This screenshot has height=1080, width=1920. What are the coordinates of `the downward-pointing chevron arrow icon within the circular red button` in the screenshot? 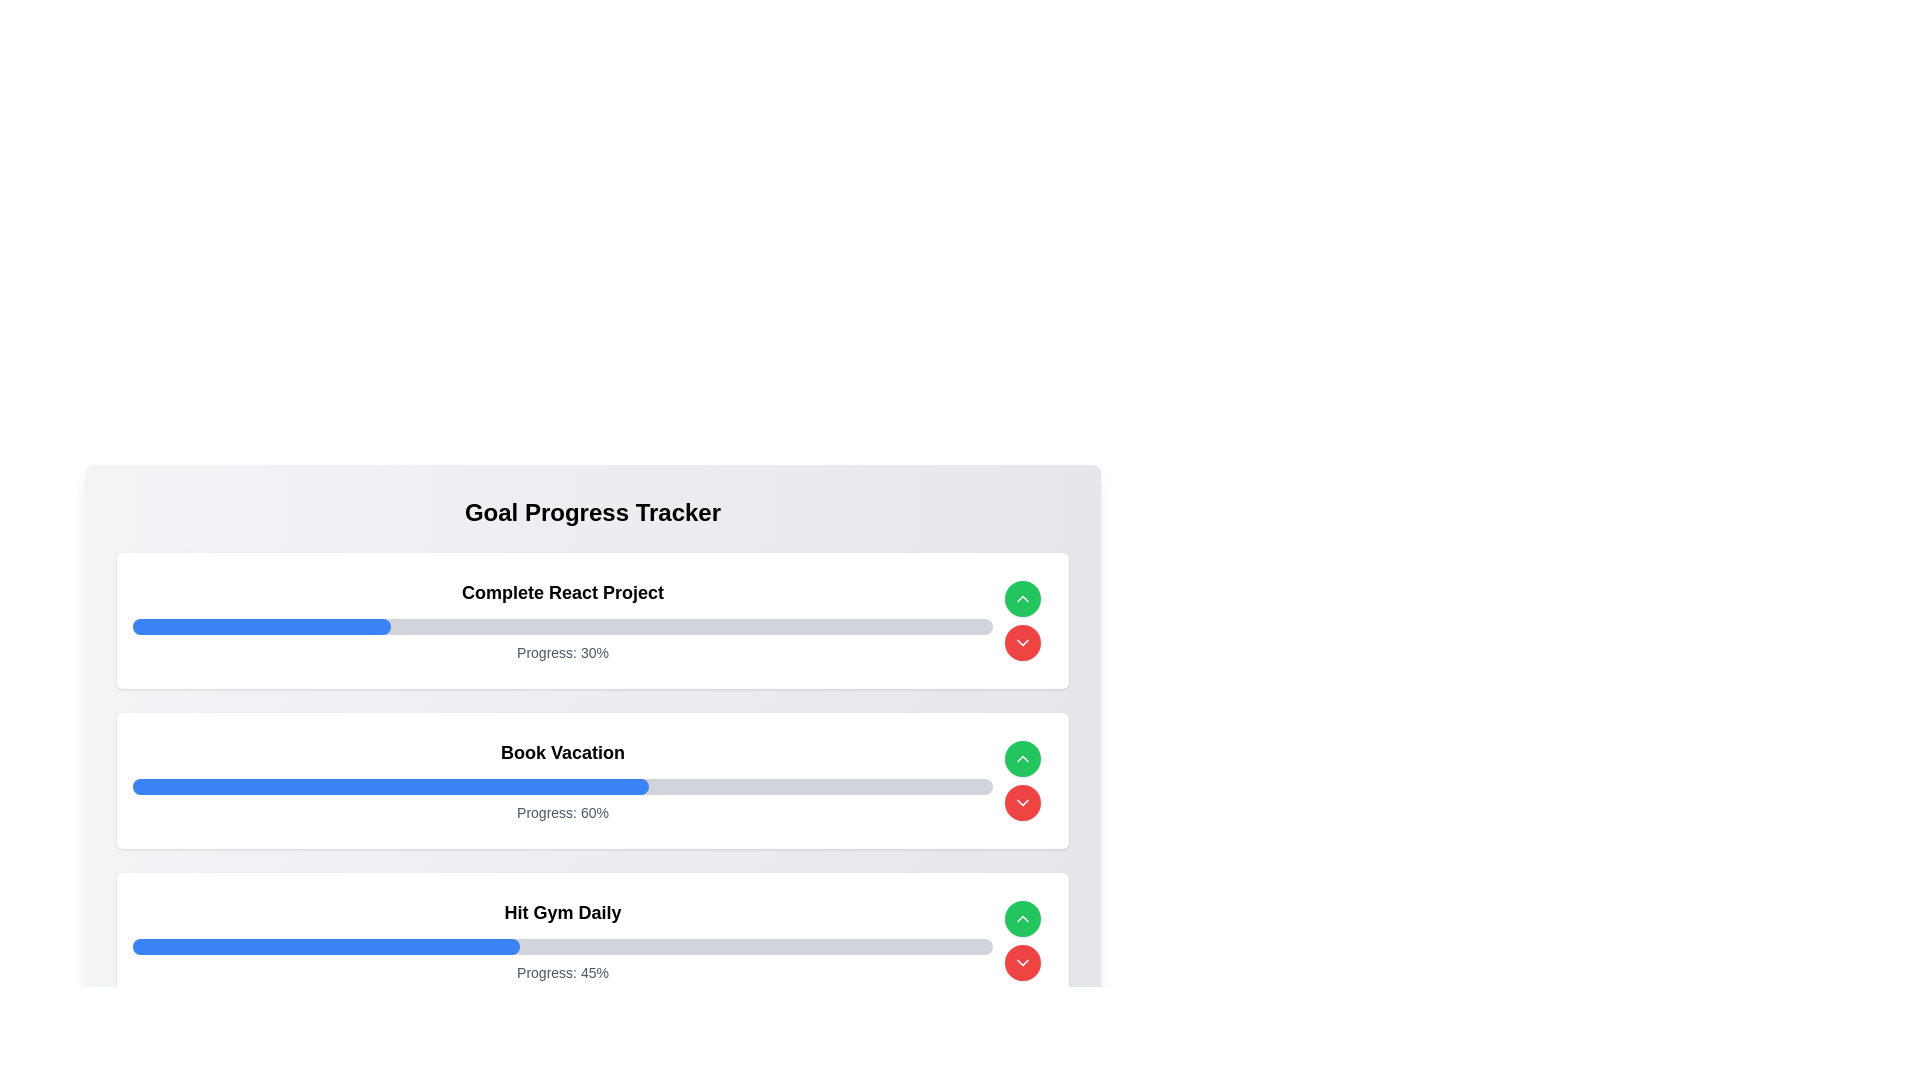 It's located at (1022, 962).